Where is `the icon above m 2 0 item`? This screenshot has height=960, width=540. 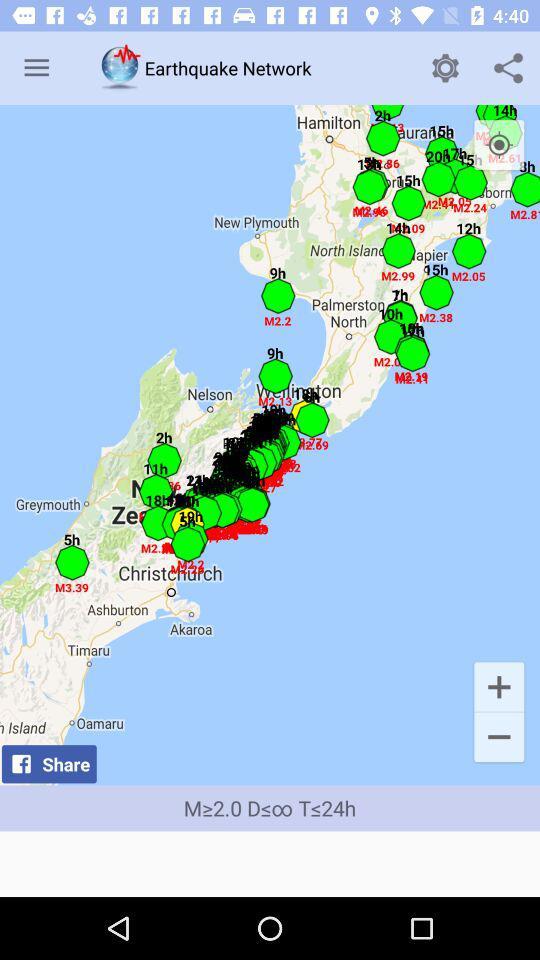
the icon above m 2 0 item is located at coordinates (498, 737).